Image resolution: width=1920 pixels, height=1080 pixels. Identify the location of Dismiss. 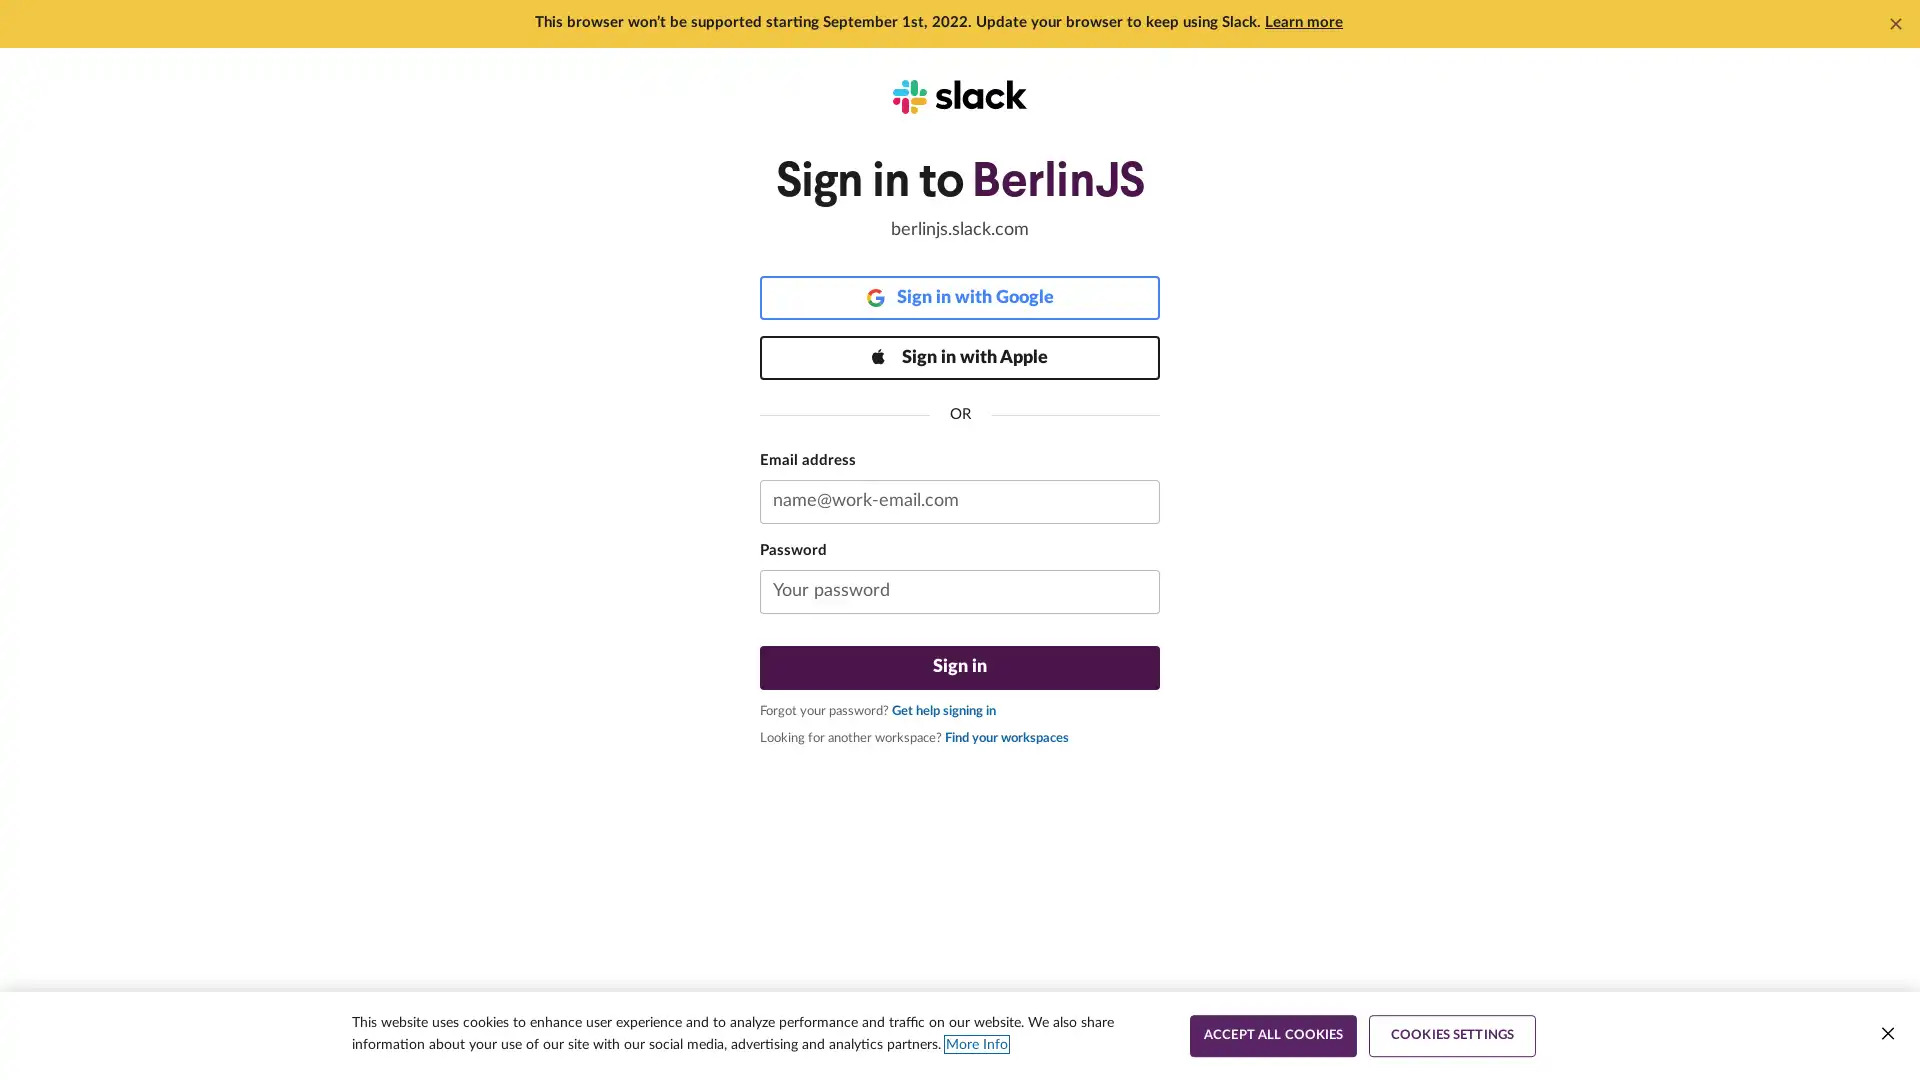
(1895, 23).